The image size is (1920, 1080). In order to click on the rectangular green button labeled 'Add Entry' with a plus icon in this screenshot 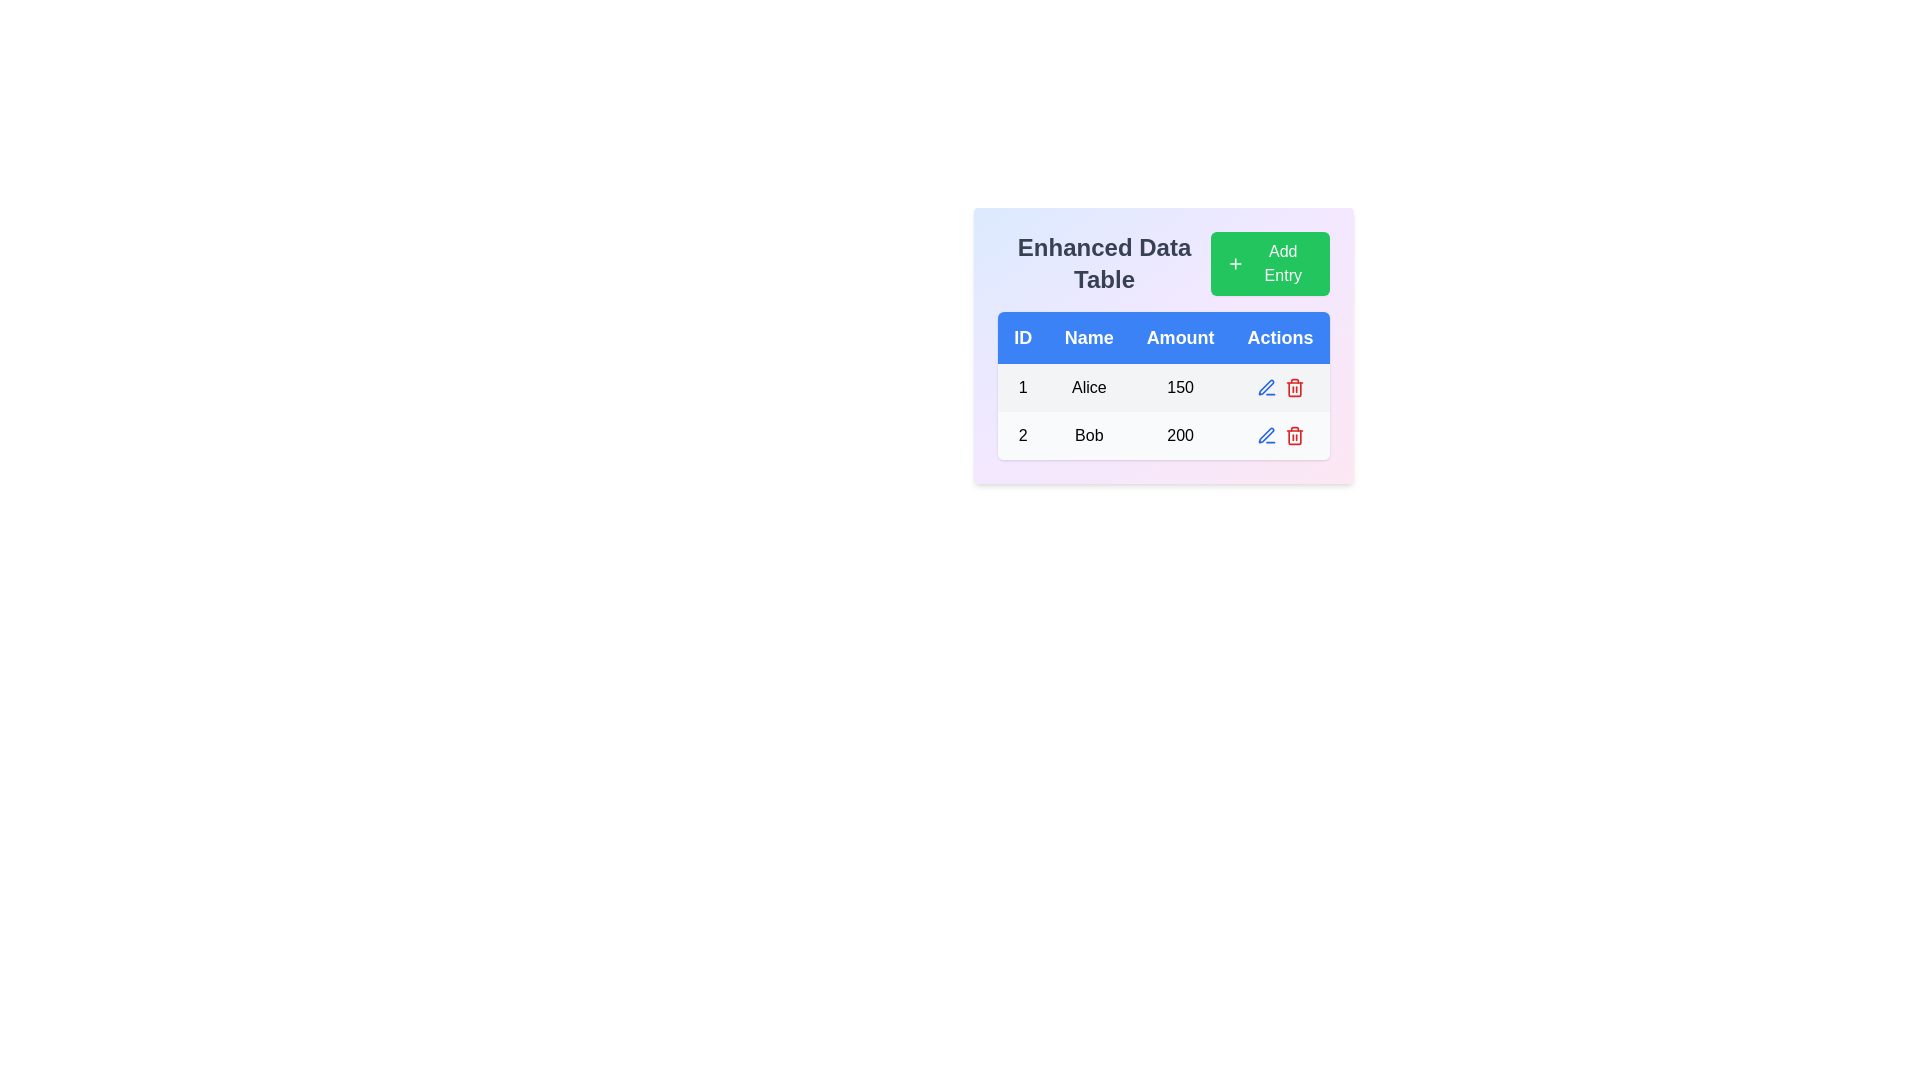, I will do `click(1269, 262)`.